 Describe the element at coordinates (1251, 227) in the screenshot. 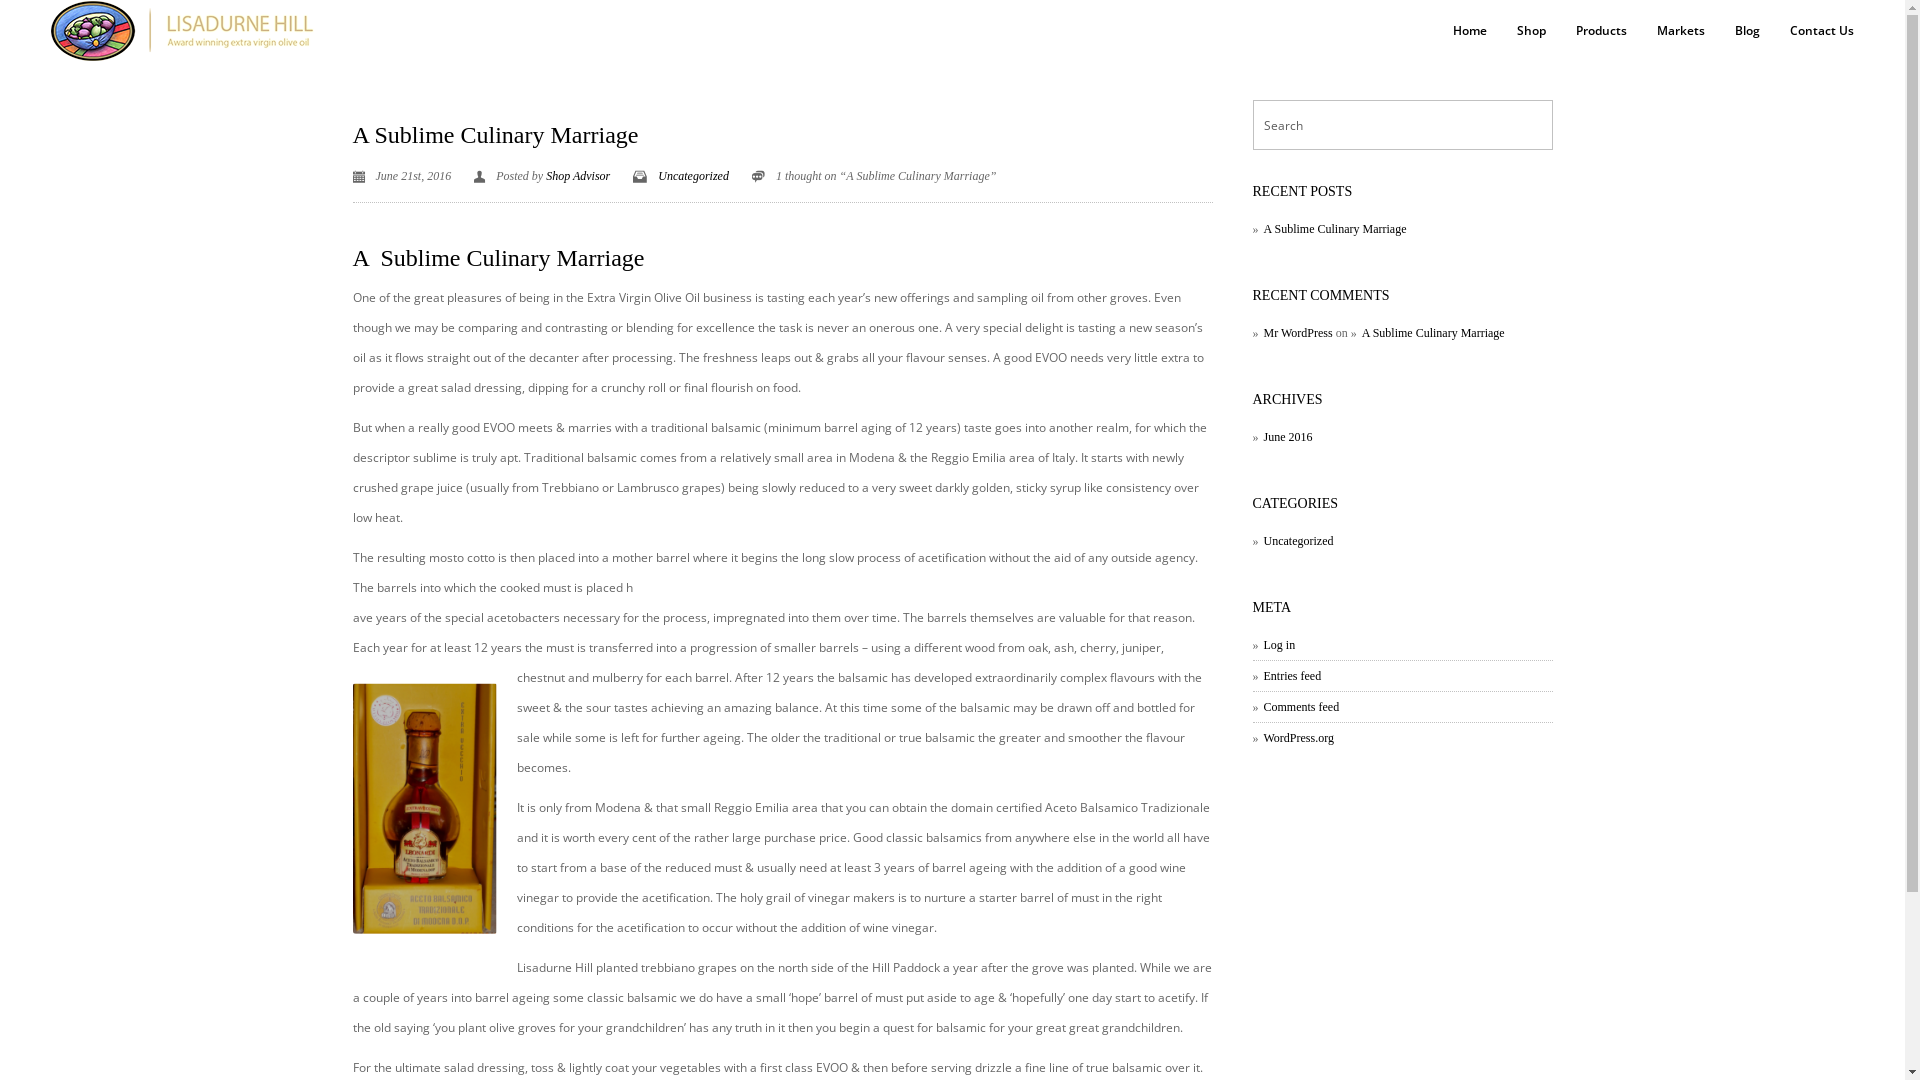

I see `'A Sublime Culinary Marriage'` at that location.